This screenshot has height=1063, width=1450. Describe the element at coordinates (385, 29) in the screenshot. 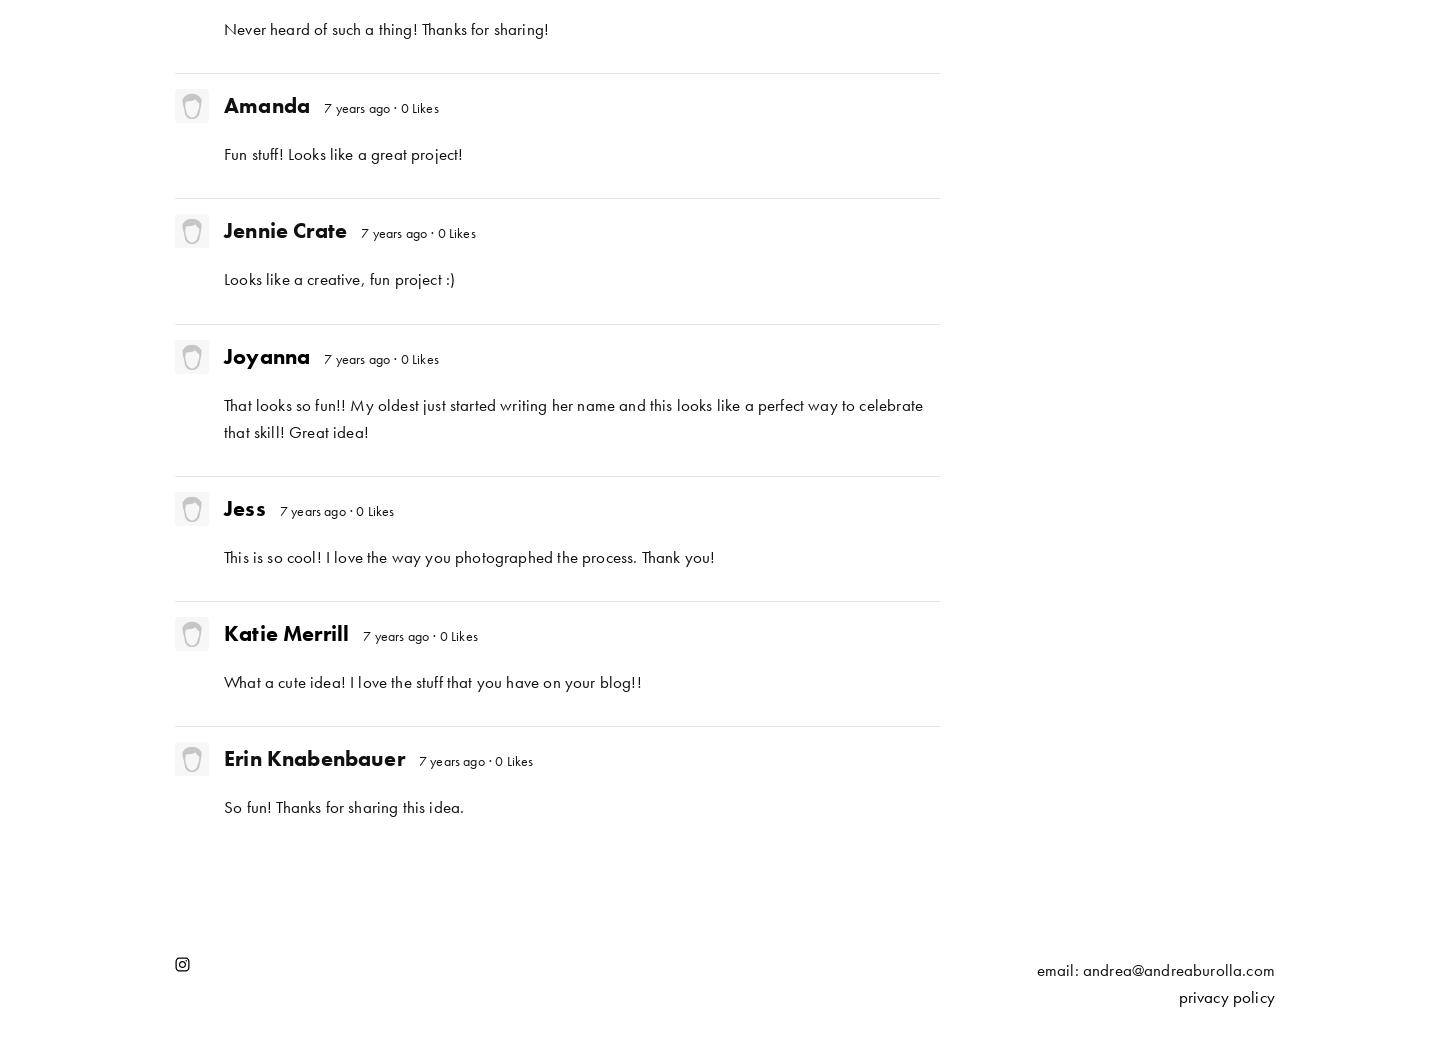

I see `'Never heard of such a thing! Thanks for sharing!'` at that location.